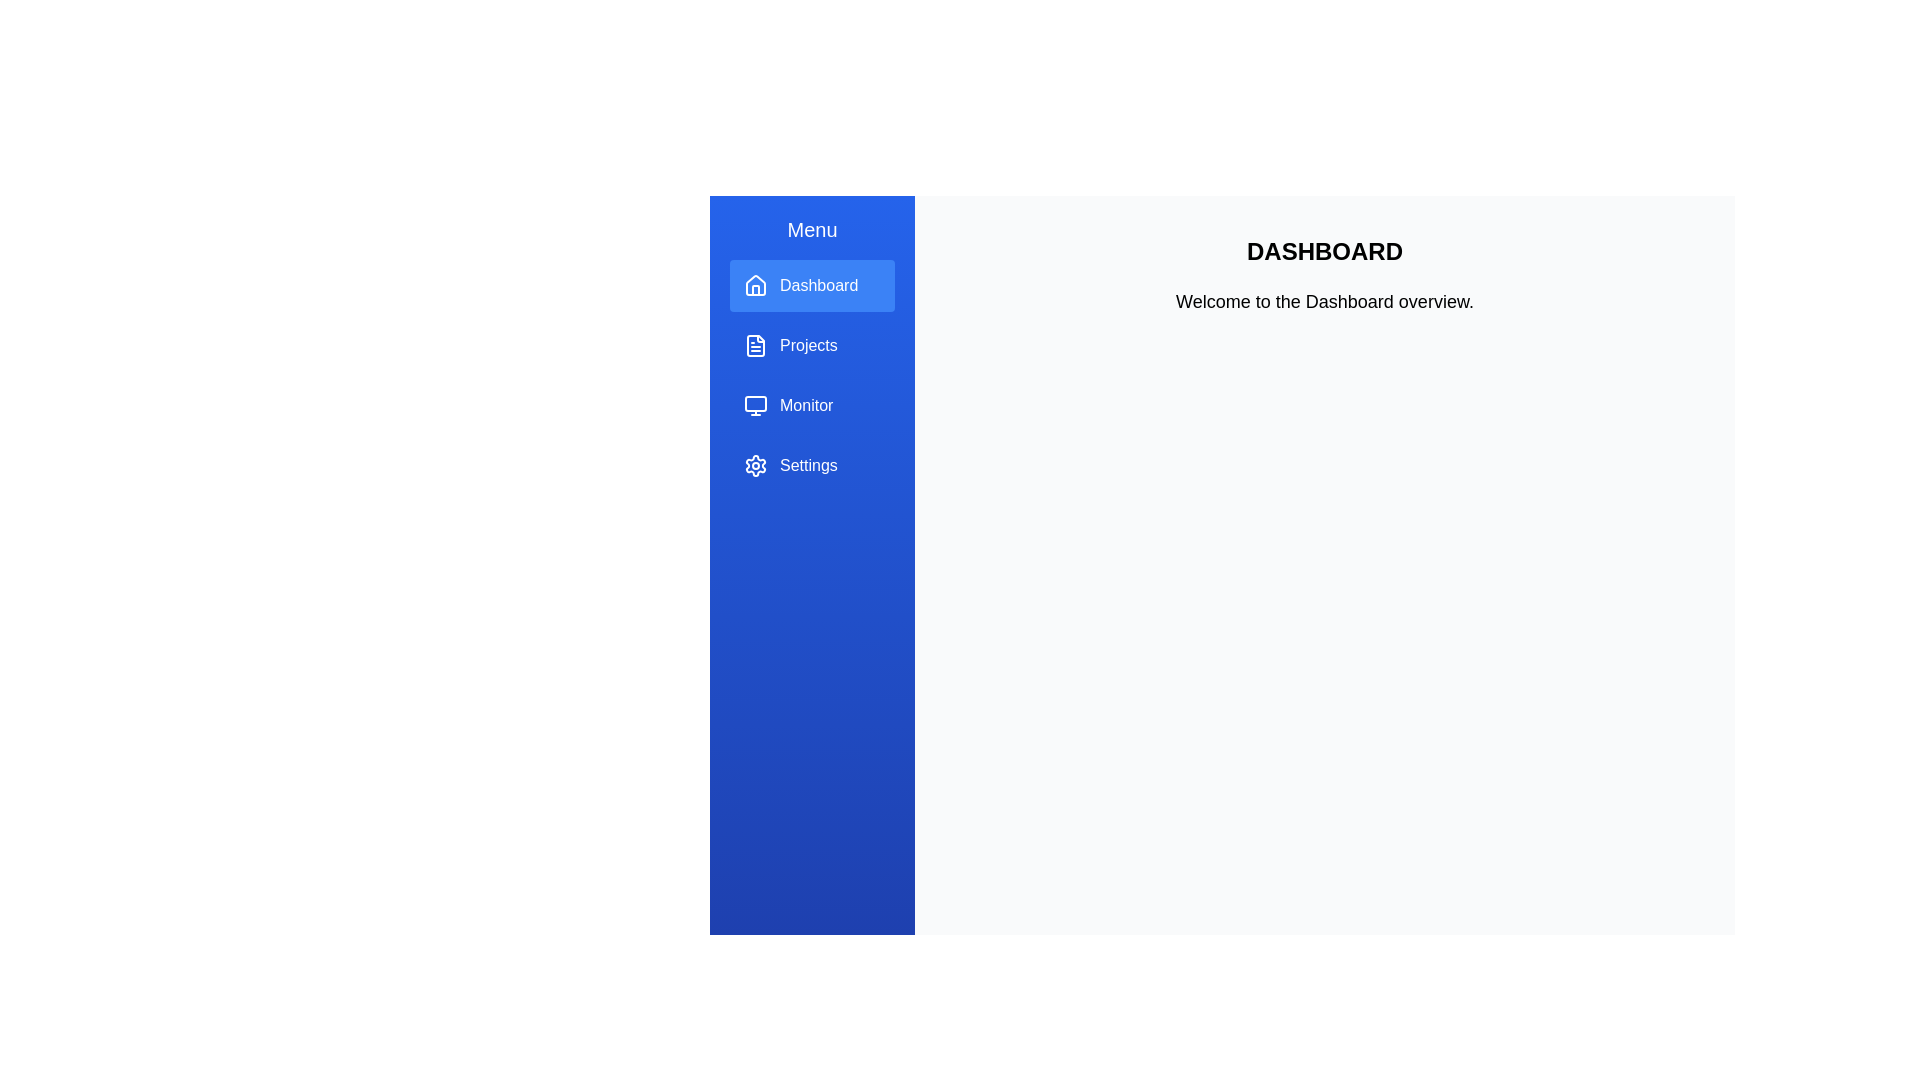  Describe the element at coordinates (812, 466) in the screenshot. I see `the fourth menu item in the vertical list on the left side of the interface` at that location.